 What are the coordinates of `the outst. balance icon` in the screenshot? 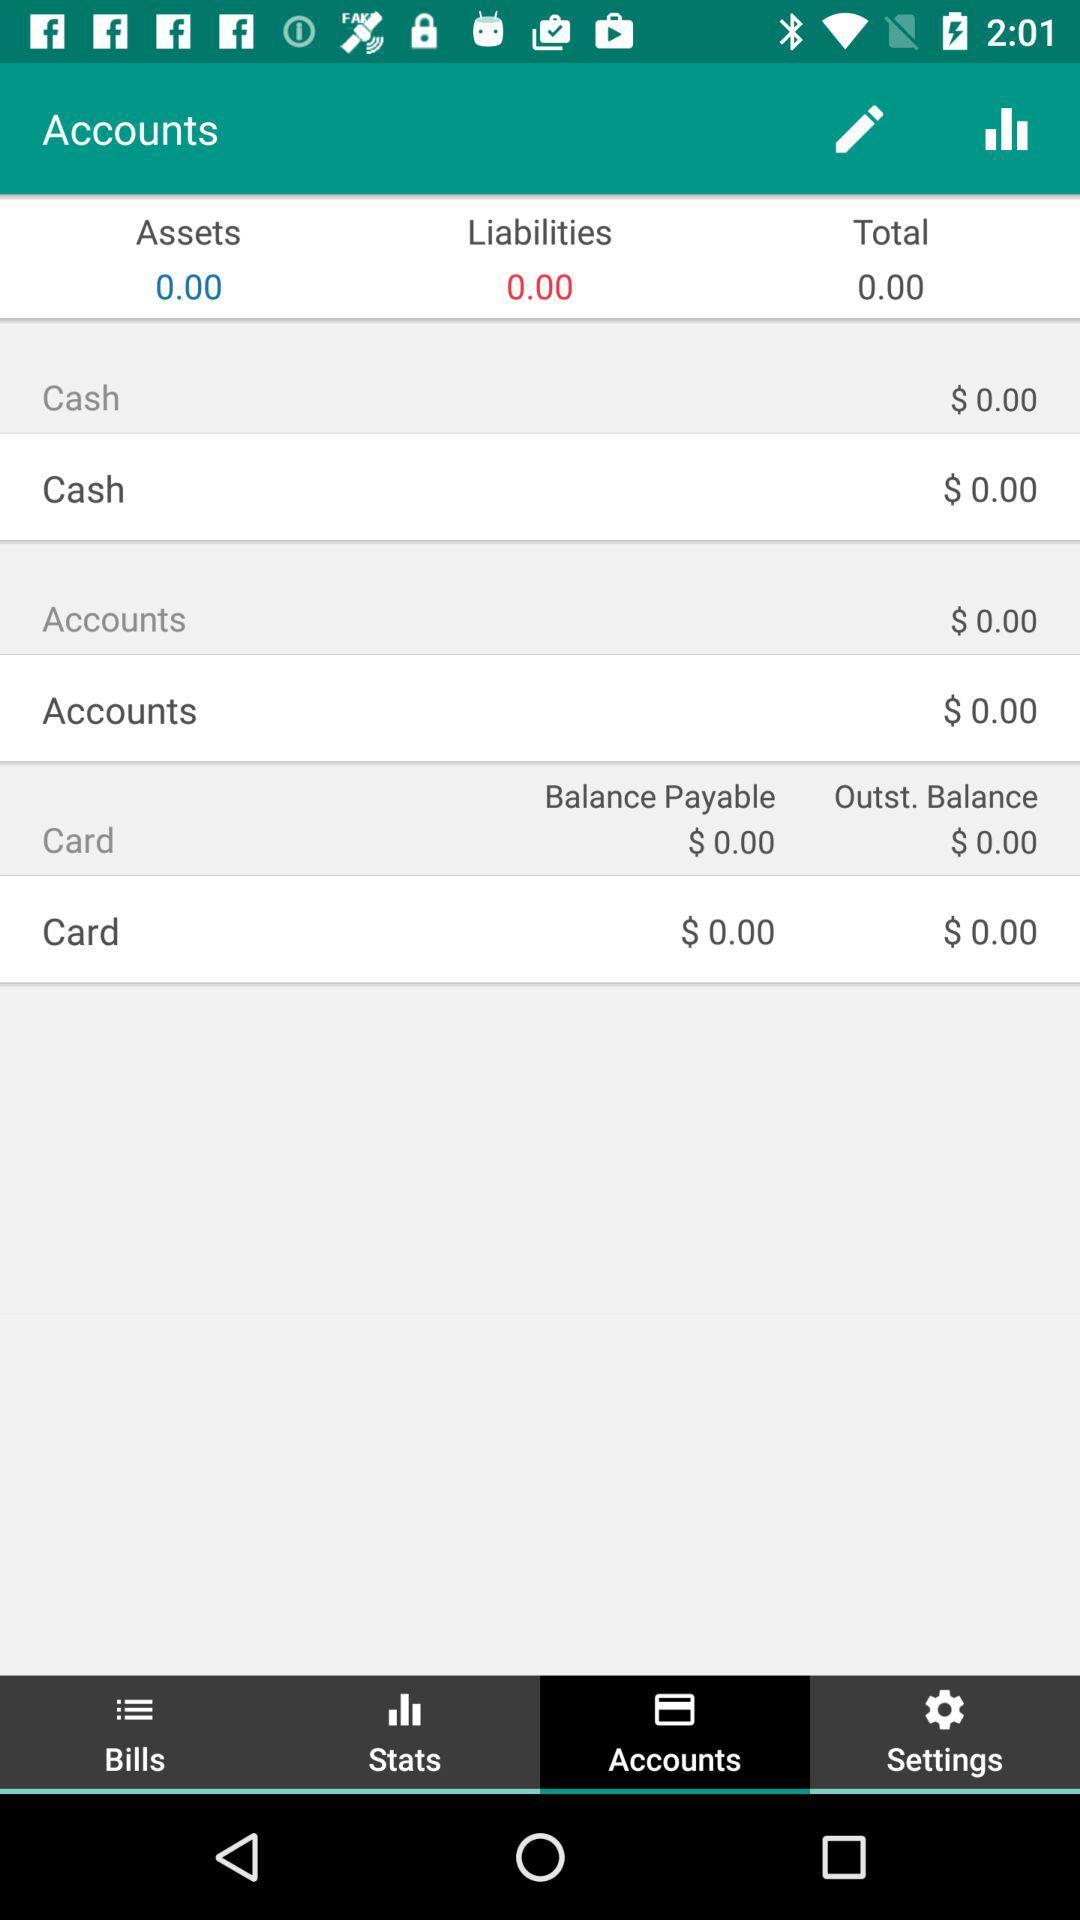 It's located at (919, 792).